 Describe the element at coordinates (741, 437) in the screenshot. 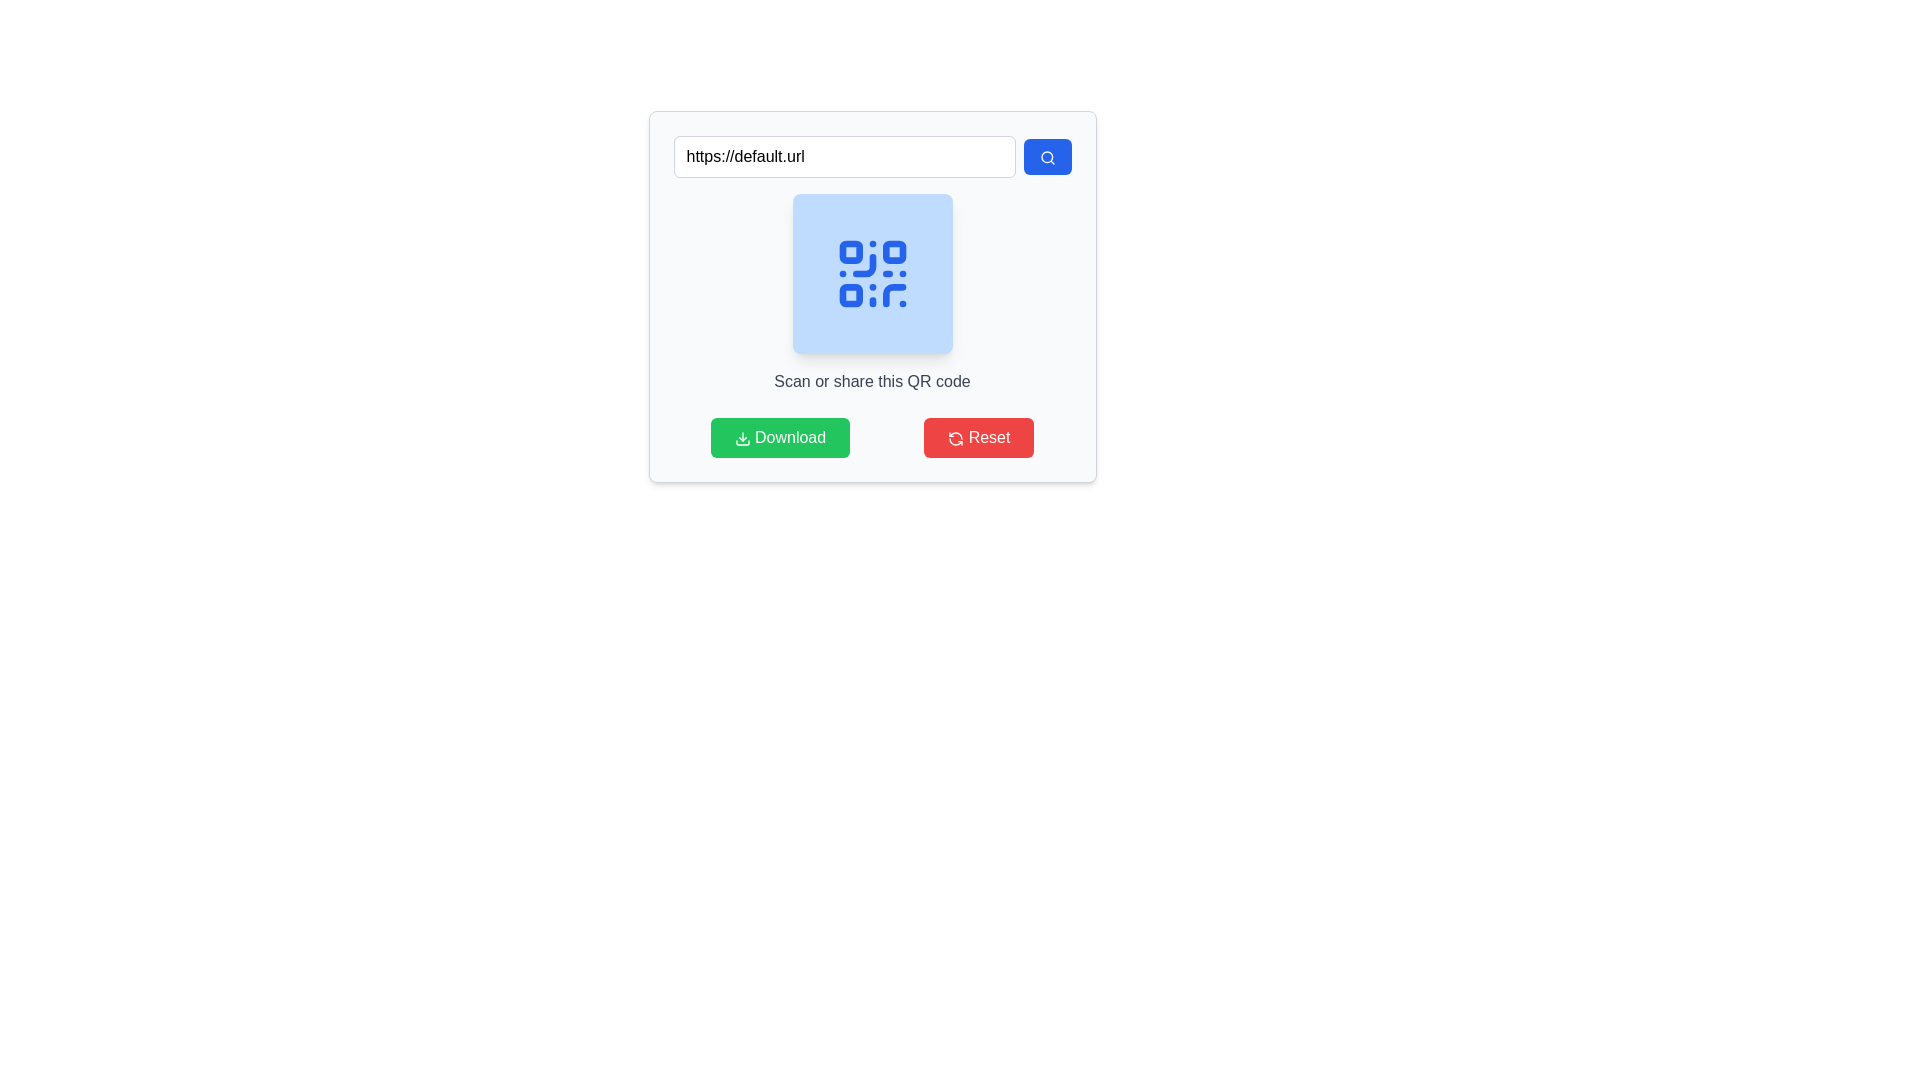

I see `the download icon located inside the green 'Download' button, which is positioned in the bottom left portion of the section below the QR code` at that location.